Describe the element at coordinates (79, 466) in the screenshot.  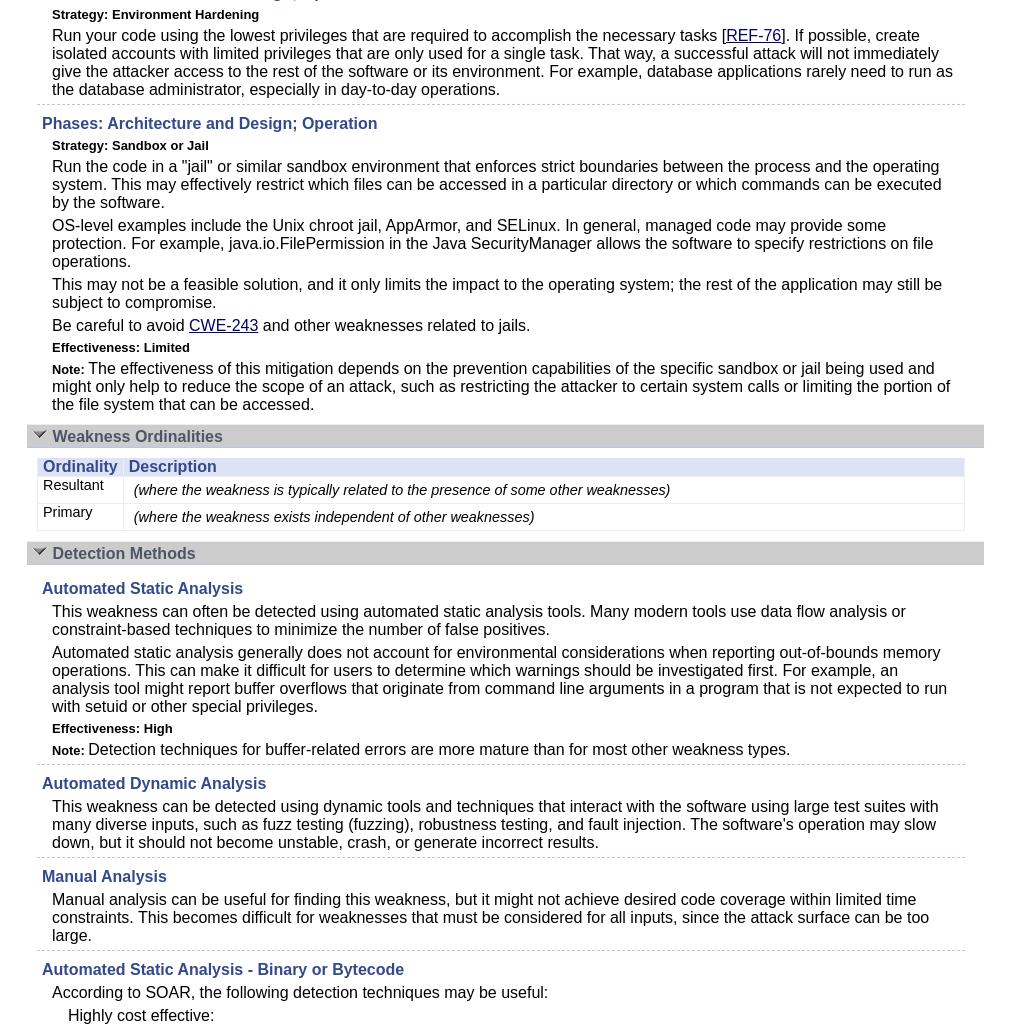
I see `'Ordinality'` at that location.